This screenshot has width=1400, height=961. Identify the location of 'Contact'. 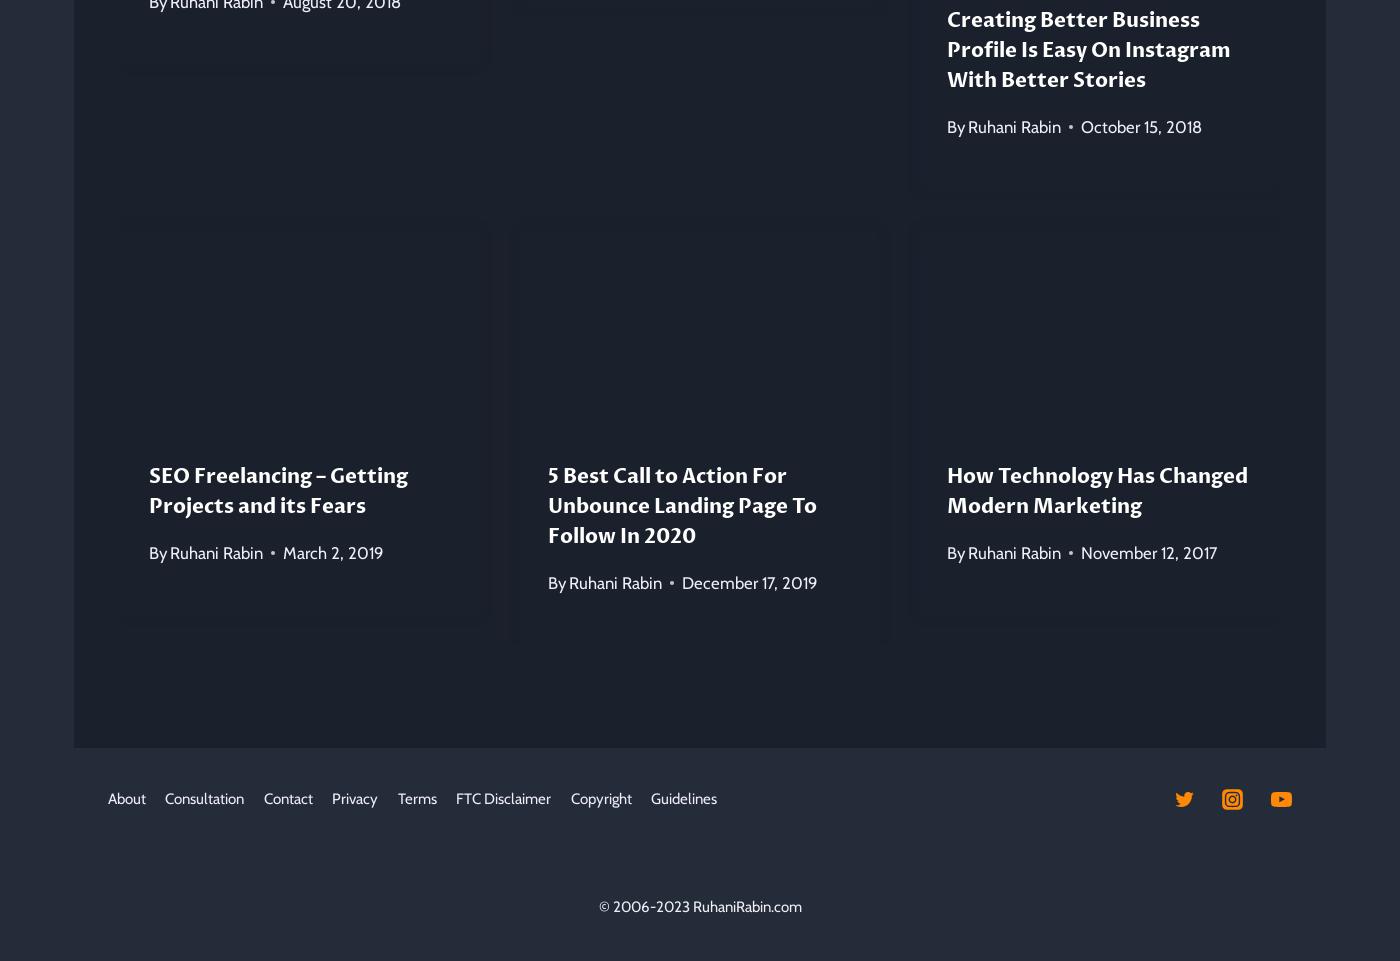
(287, 797).